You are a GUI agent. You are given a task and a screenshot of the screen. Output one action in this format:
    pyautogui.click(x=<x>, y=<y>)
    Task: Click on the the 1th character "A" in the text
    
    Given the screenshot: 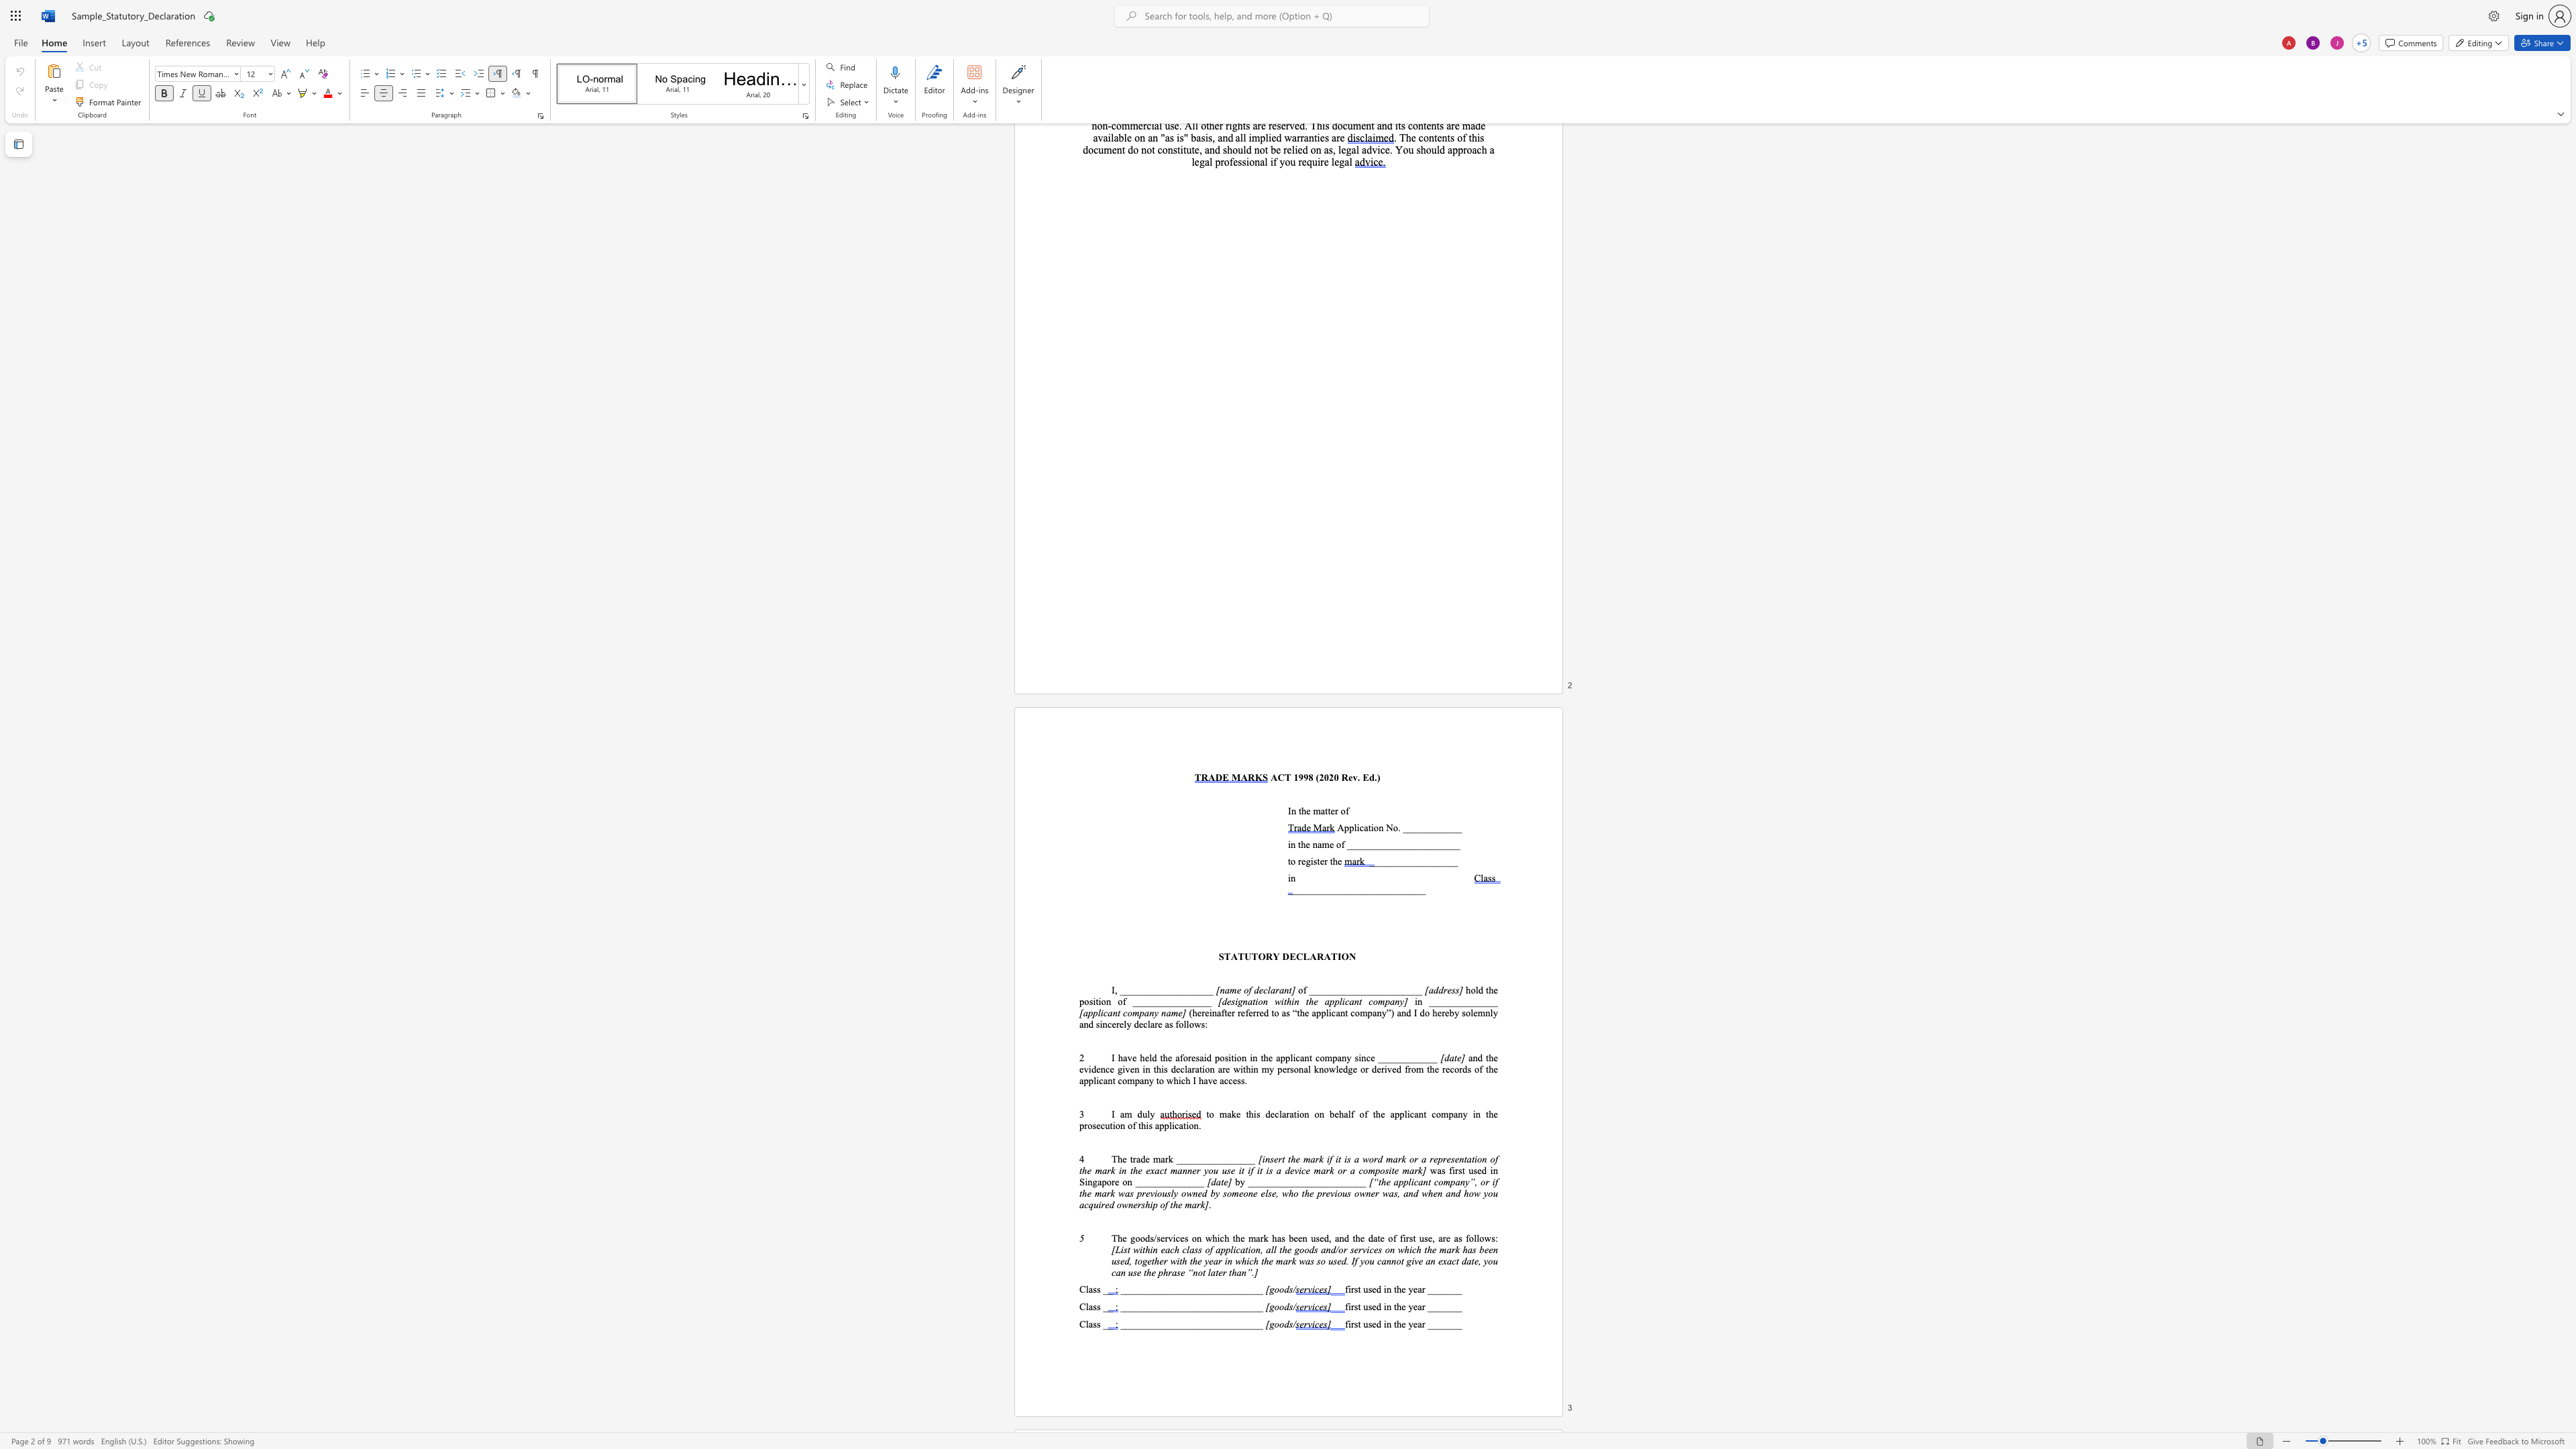 What is the action you would take?
    pyautogui.click(x=1273, y=776)
    